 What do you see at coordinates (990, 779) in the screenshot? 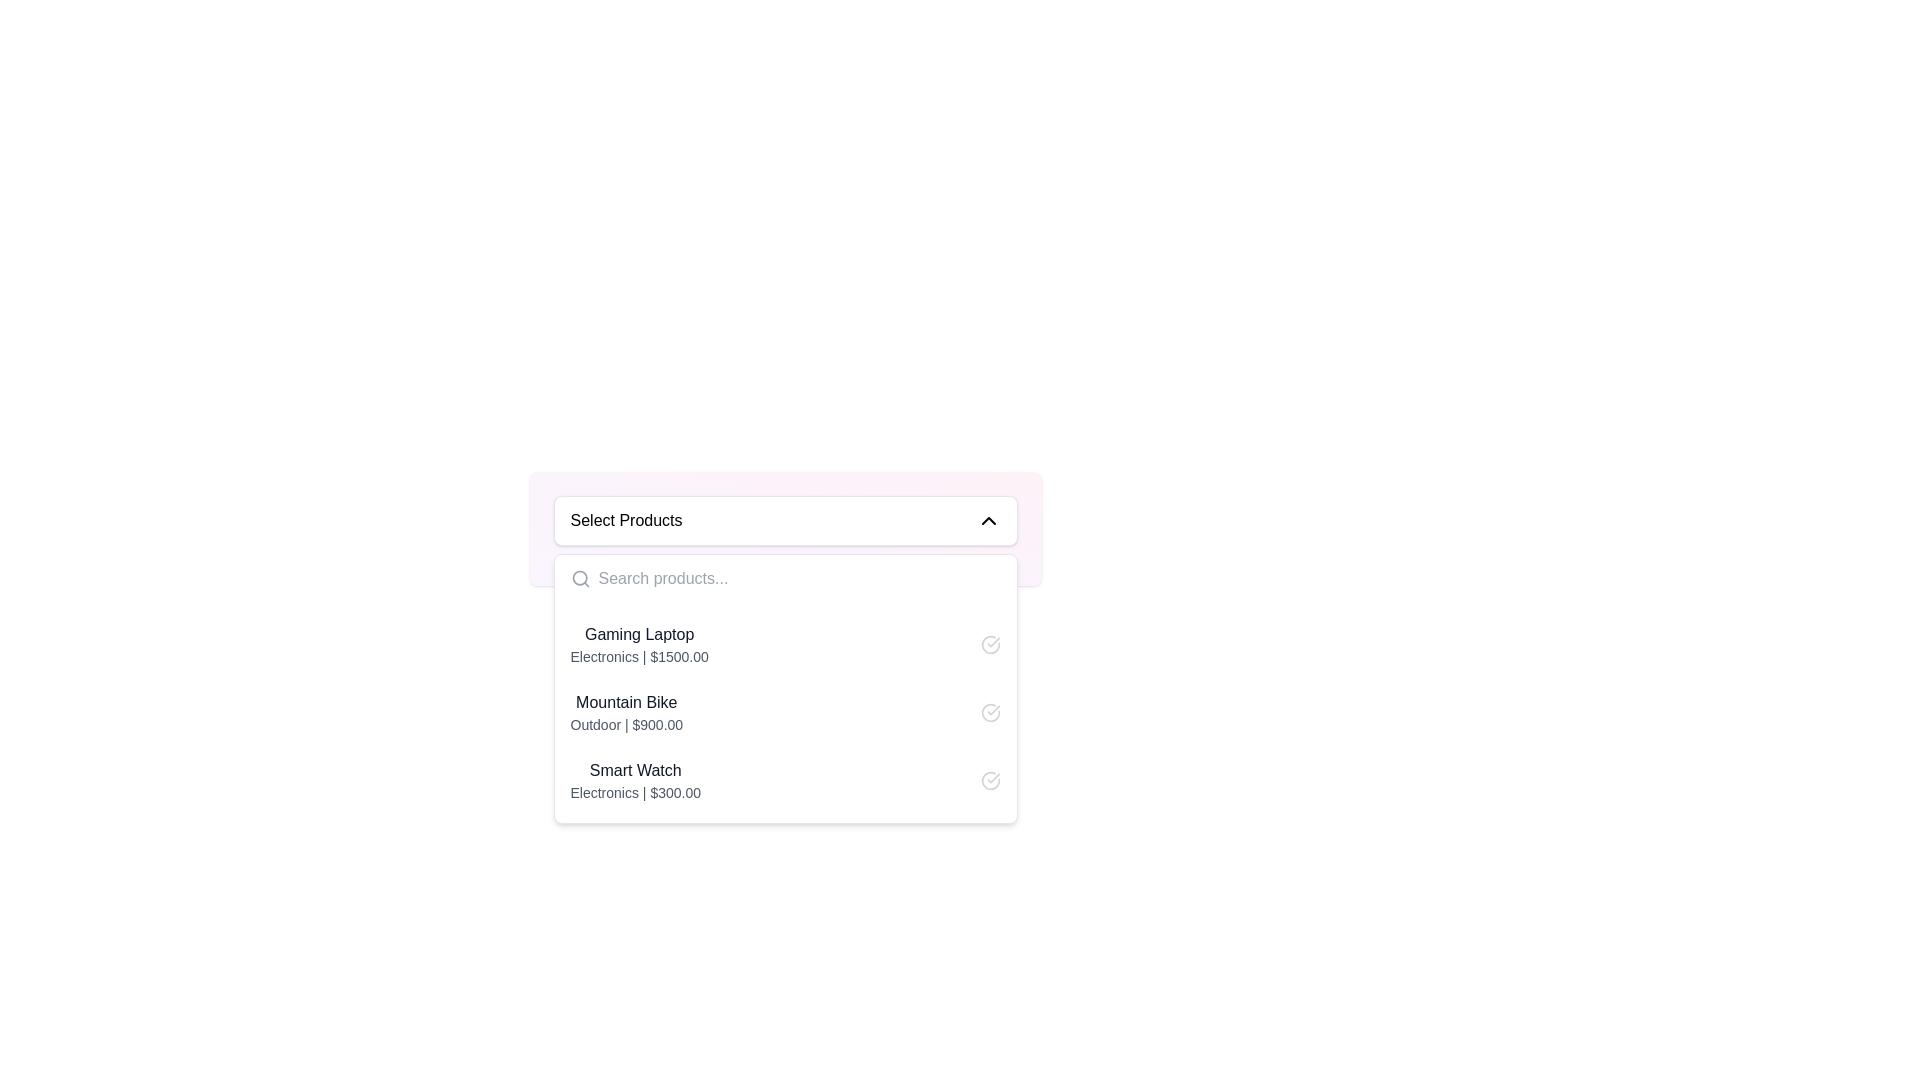
I see `the circular icon with a checkmark located at the right end of the 'Smart Watch' row in the dropdown list` at bounding box center [990, 779].